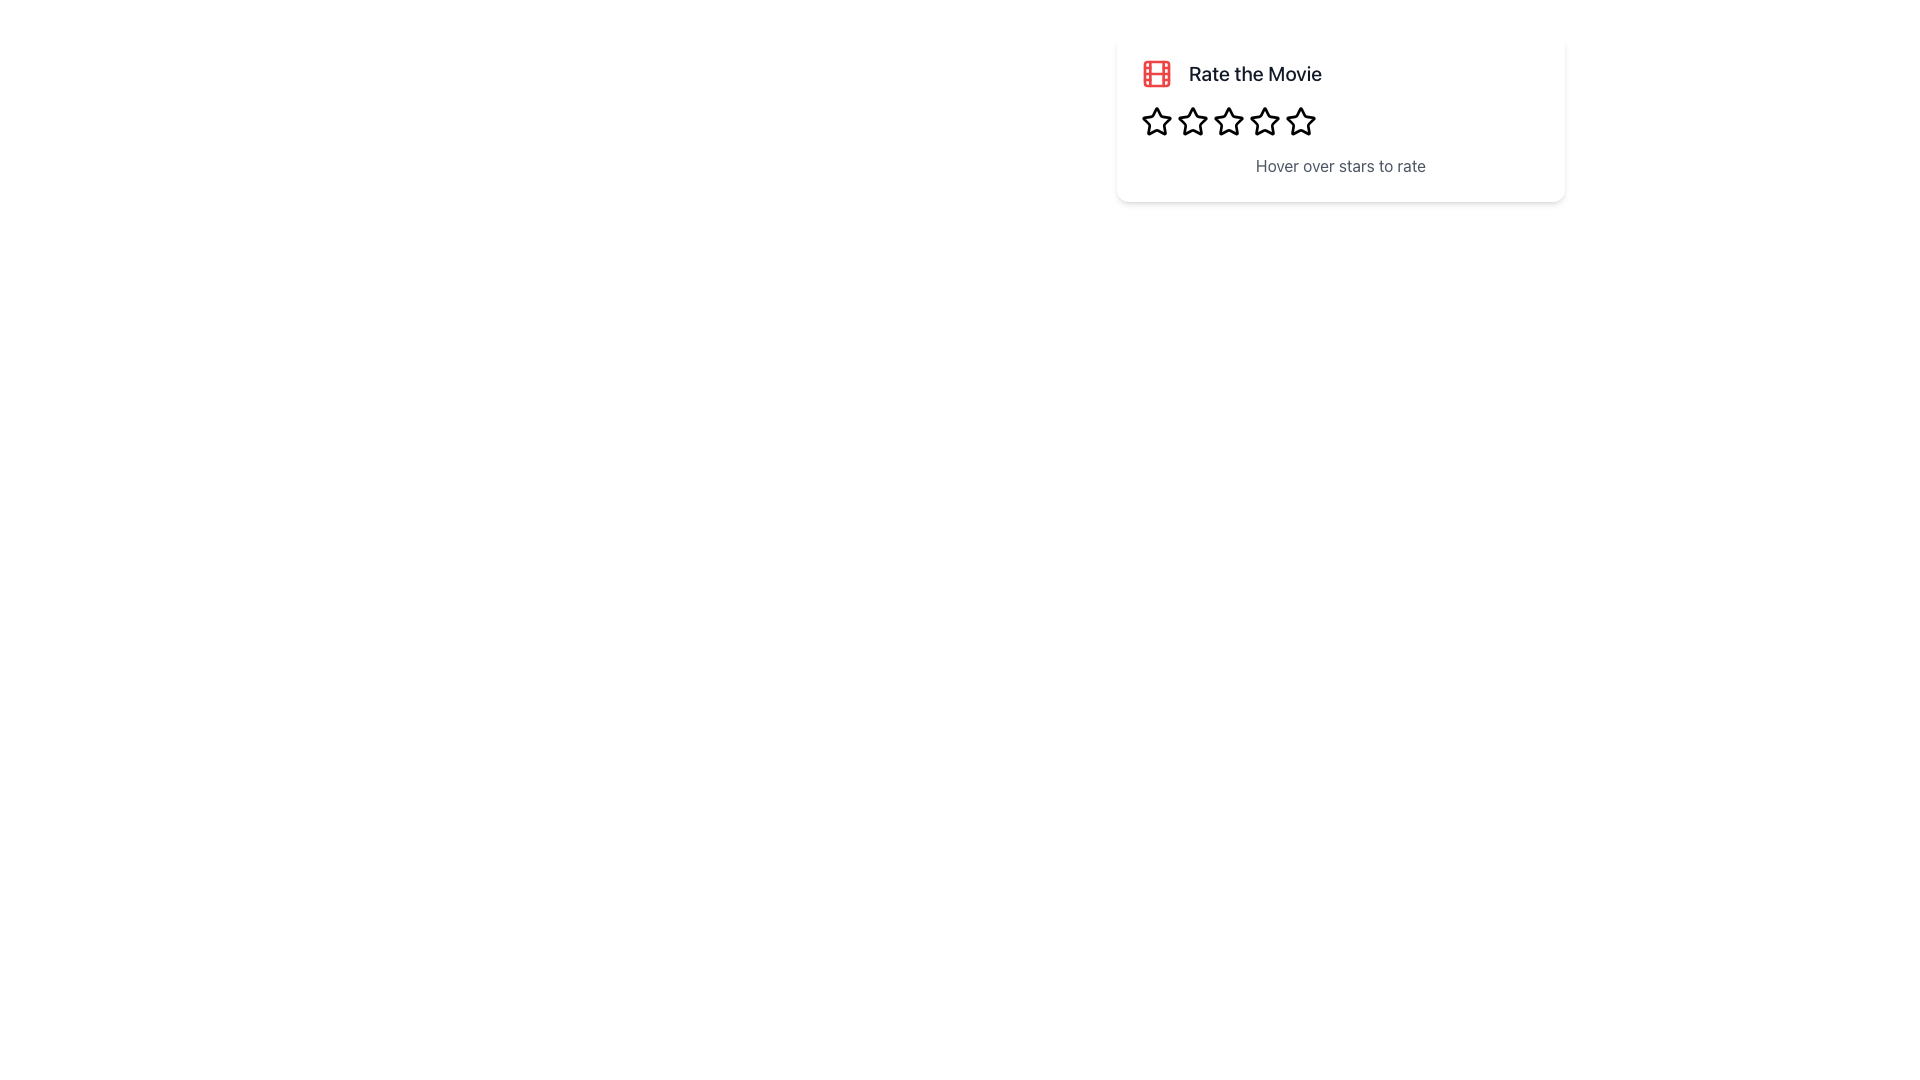 This screenshot has height=1080, width=1920. What do you see at coordinates (1340, 122) in the screenshot?
I see `the dynamic rating control composed of clickable star icons to reset interaction` at bounding box center [1340, 122].